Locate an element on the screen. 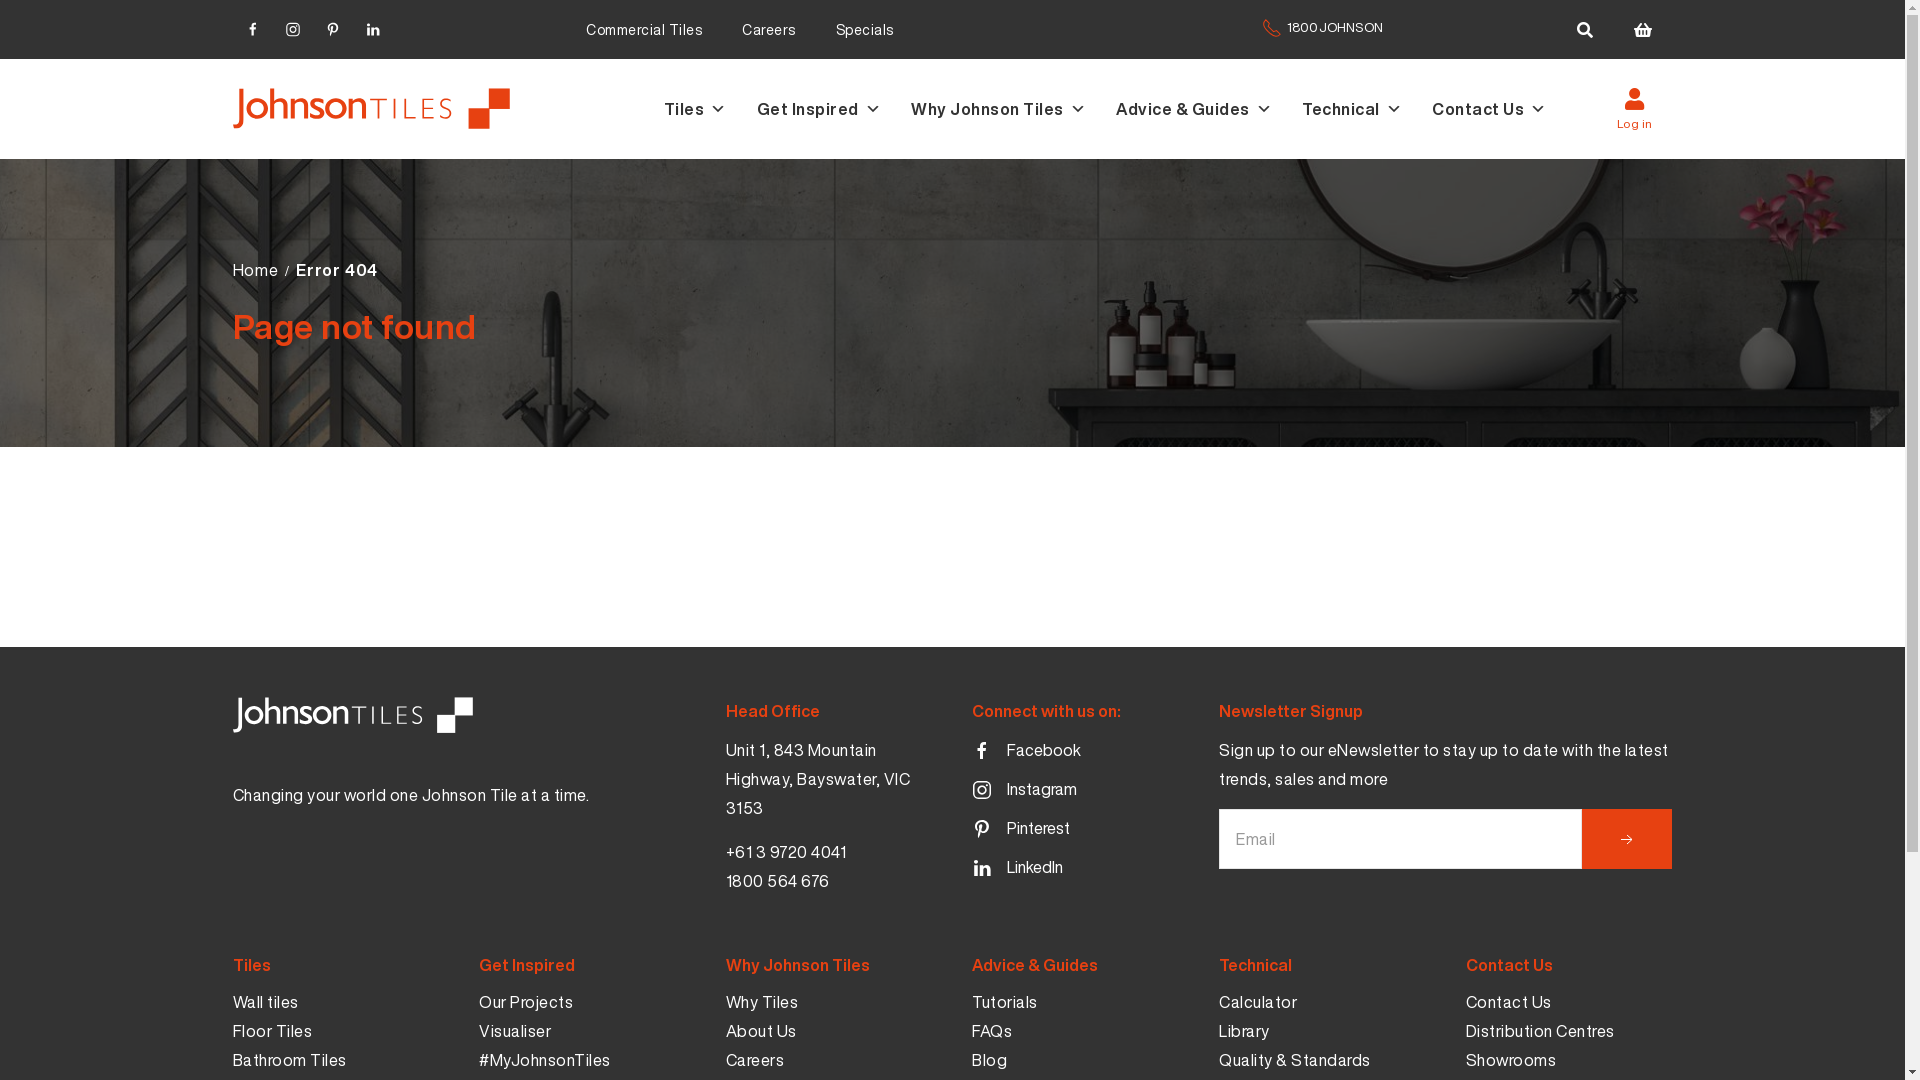 The image size is (1920, 1080). 'Pinterest' is located at coordinates (1021, 829).